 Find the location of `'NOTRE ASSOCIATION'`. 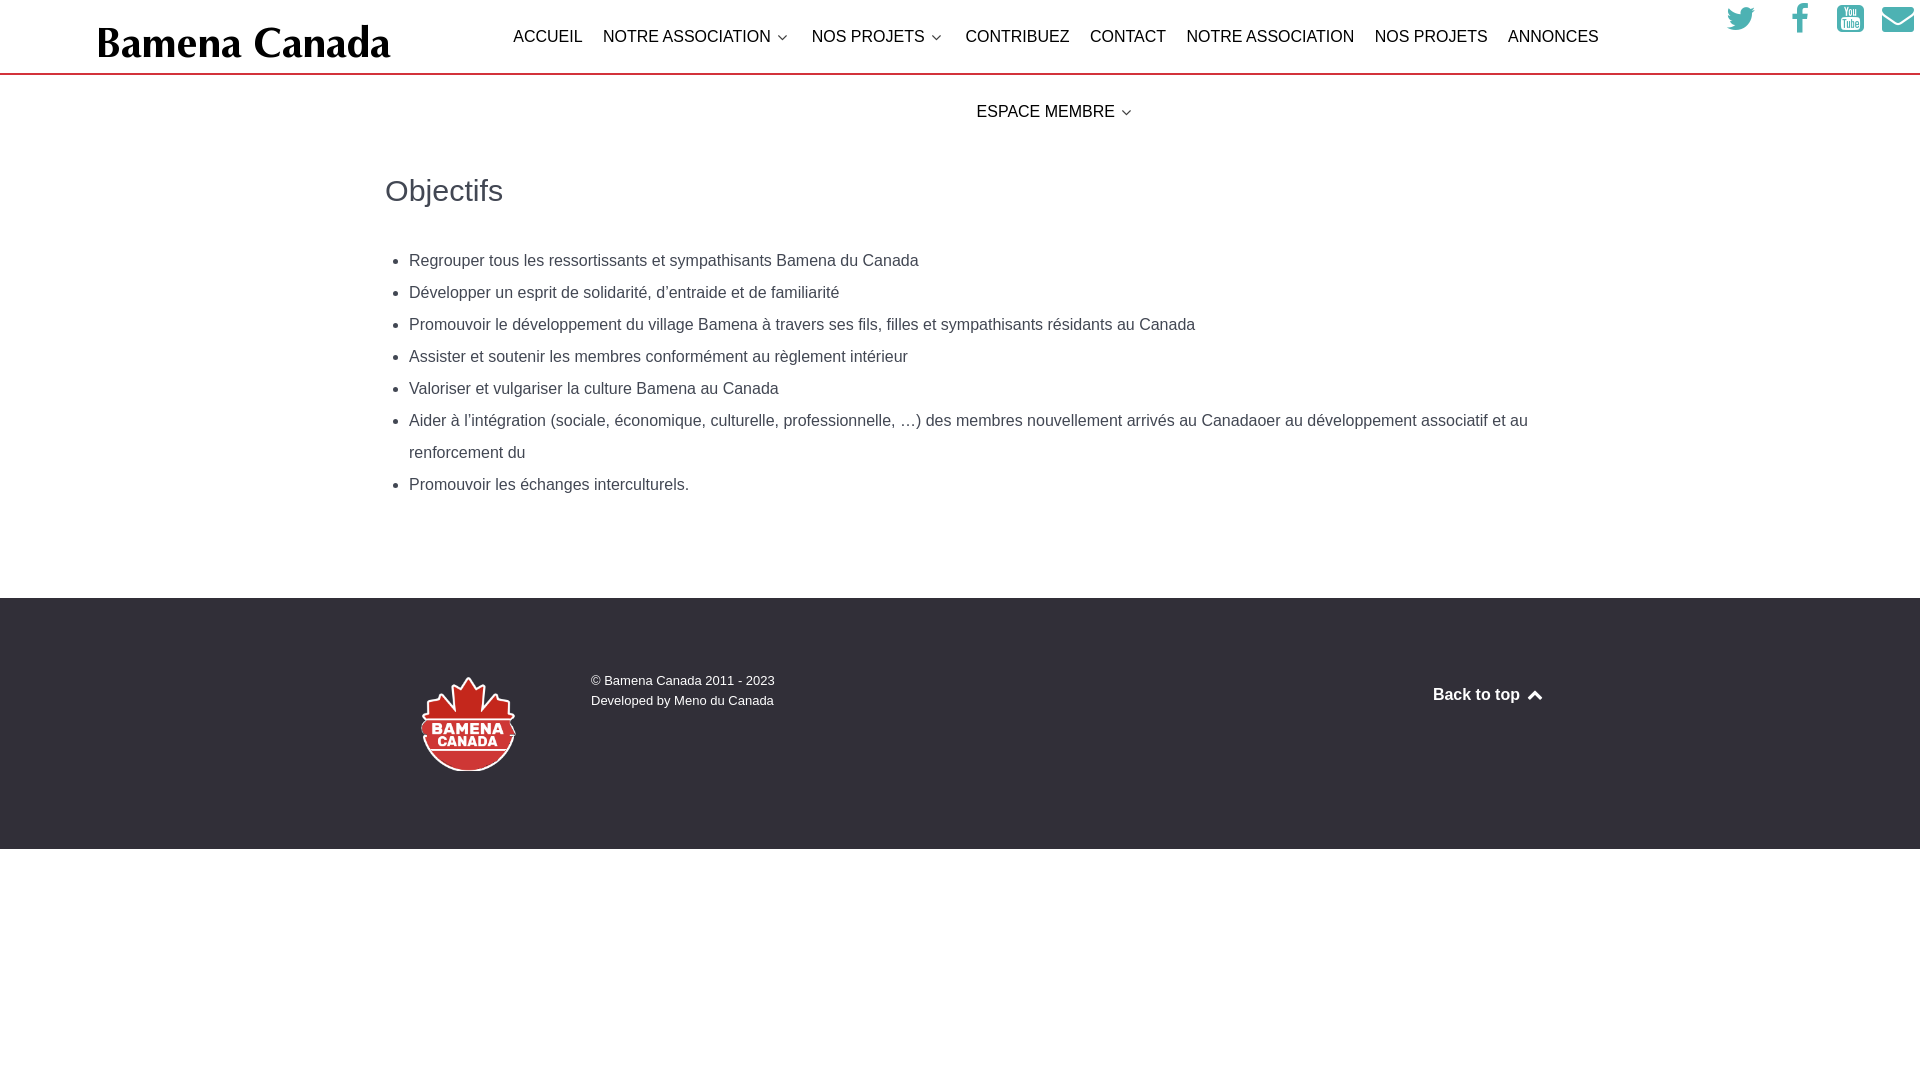

'NOTRE ASSOCIATION' is located at coordinates (696, 38).